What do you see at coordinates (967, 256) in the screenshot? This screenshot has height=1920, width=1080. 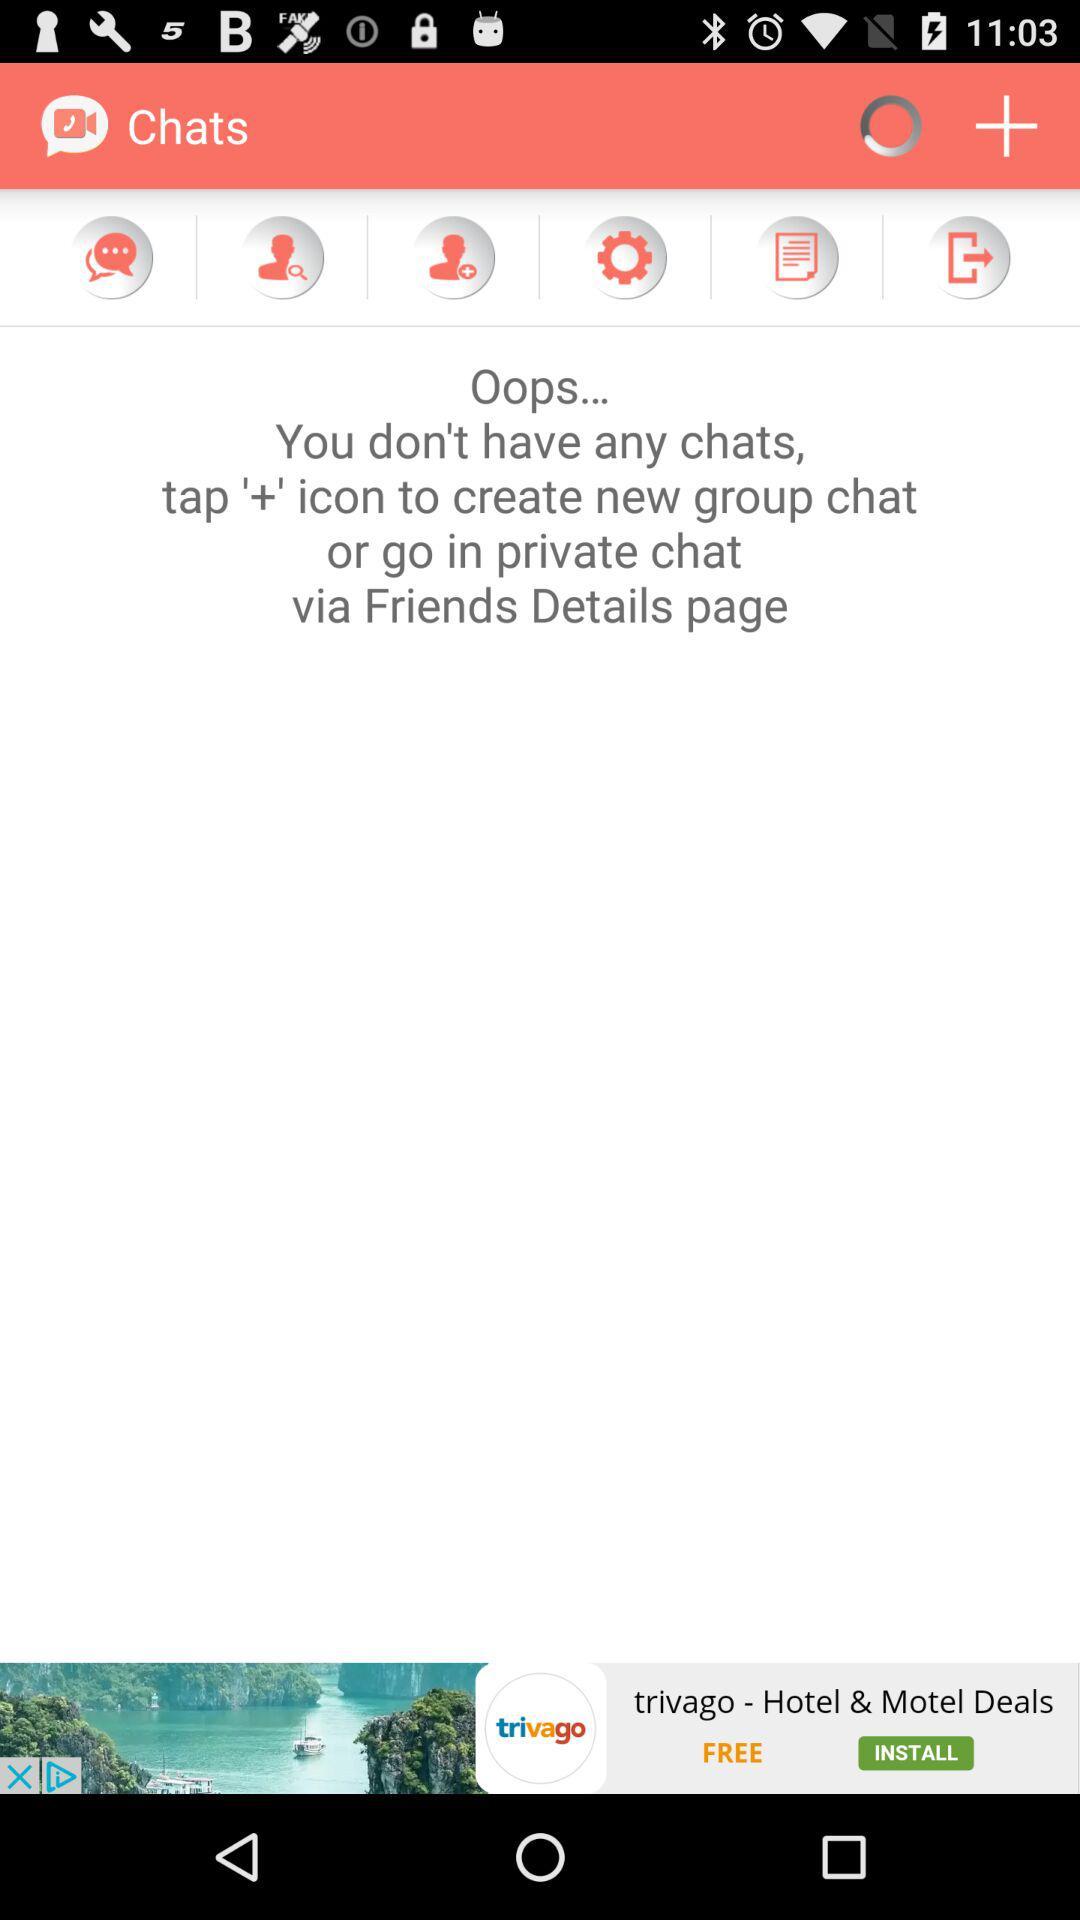 I see `go next` at bounding box center [967, 256].